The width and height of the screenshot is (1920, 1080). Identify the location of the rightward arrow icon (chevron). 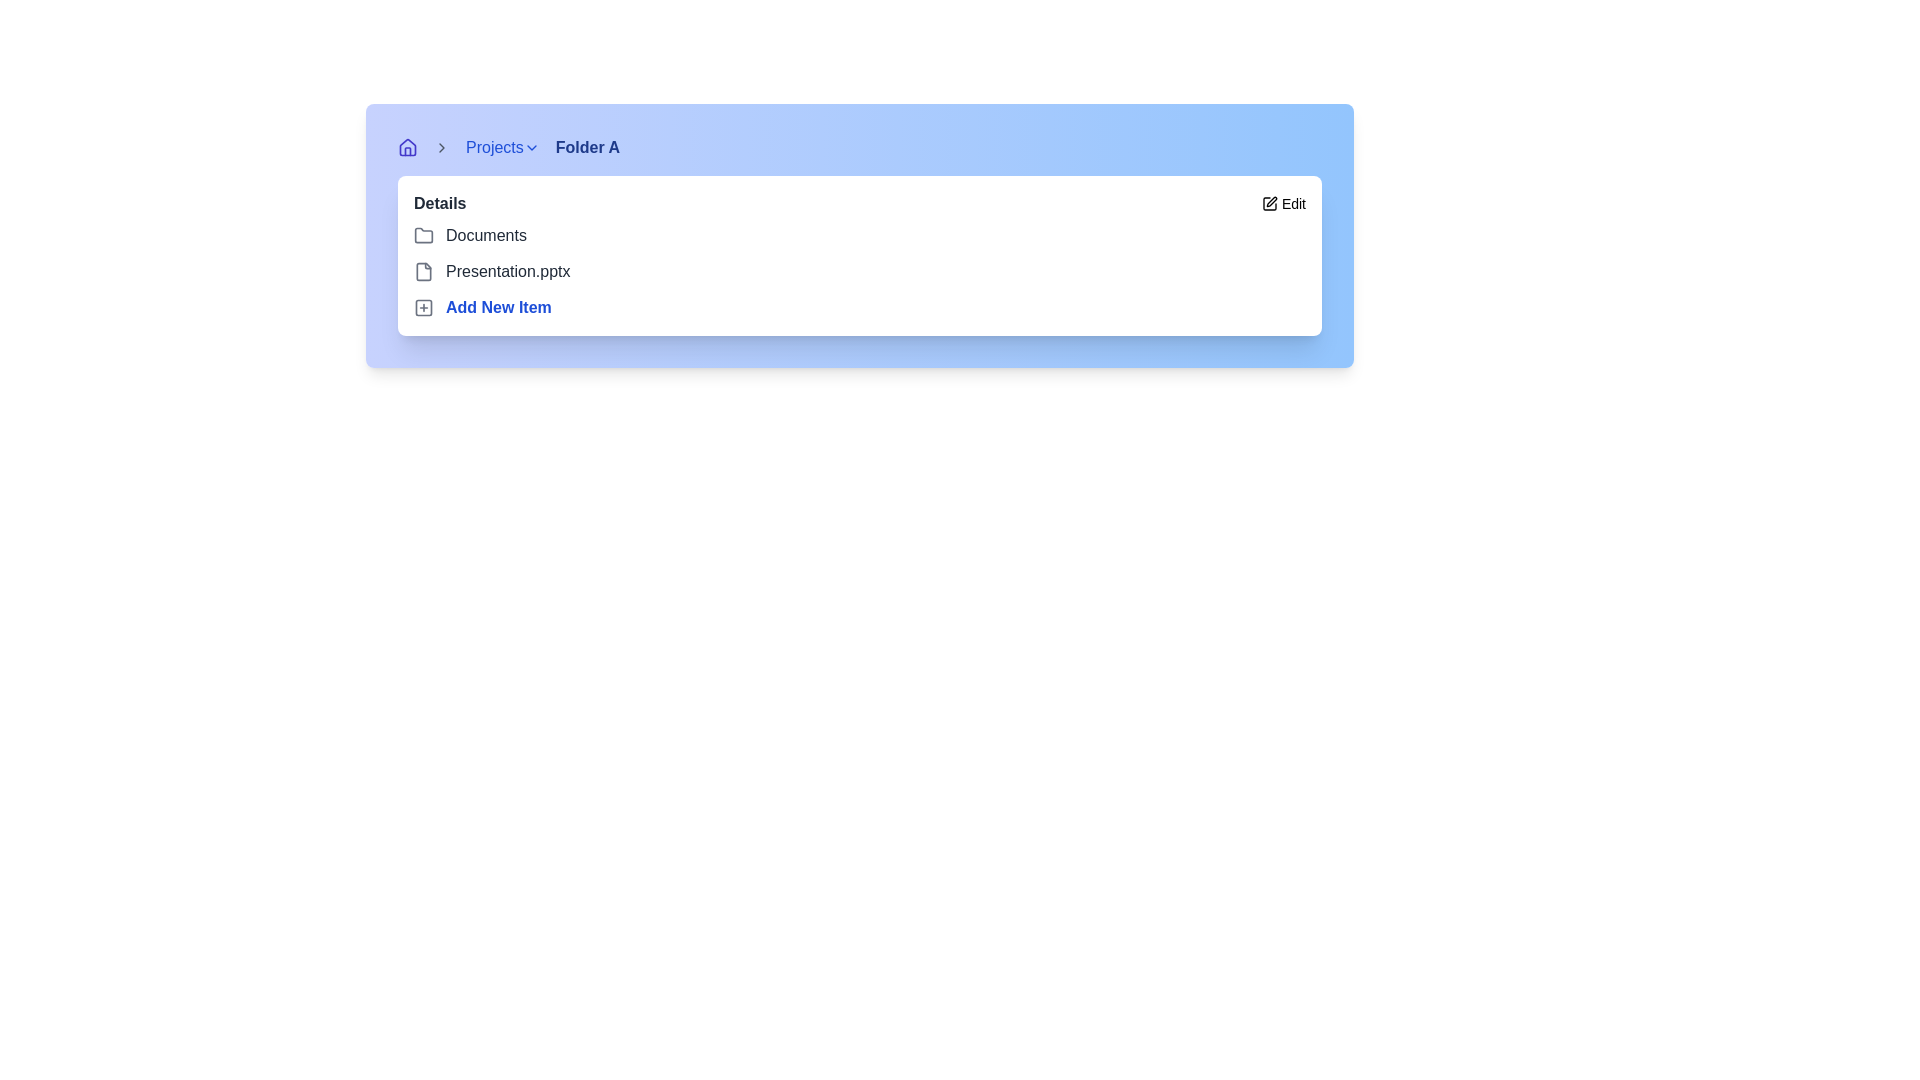
(531, 146).